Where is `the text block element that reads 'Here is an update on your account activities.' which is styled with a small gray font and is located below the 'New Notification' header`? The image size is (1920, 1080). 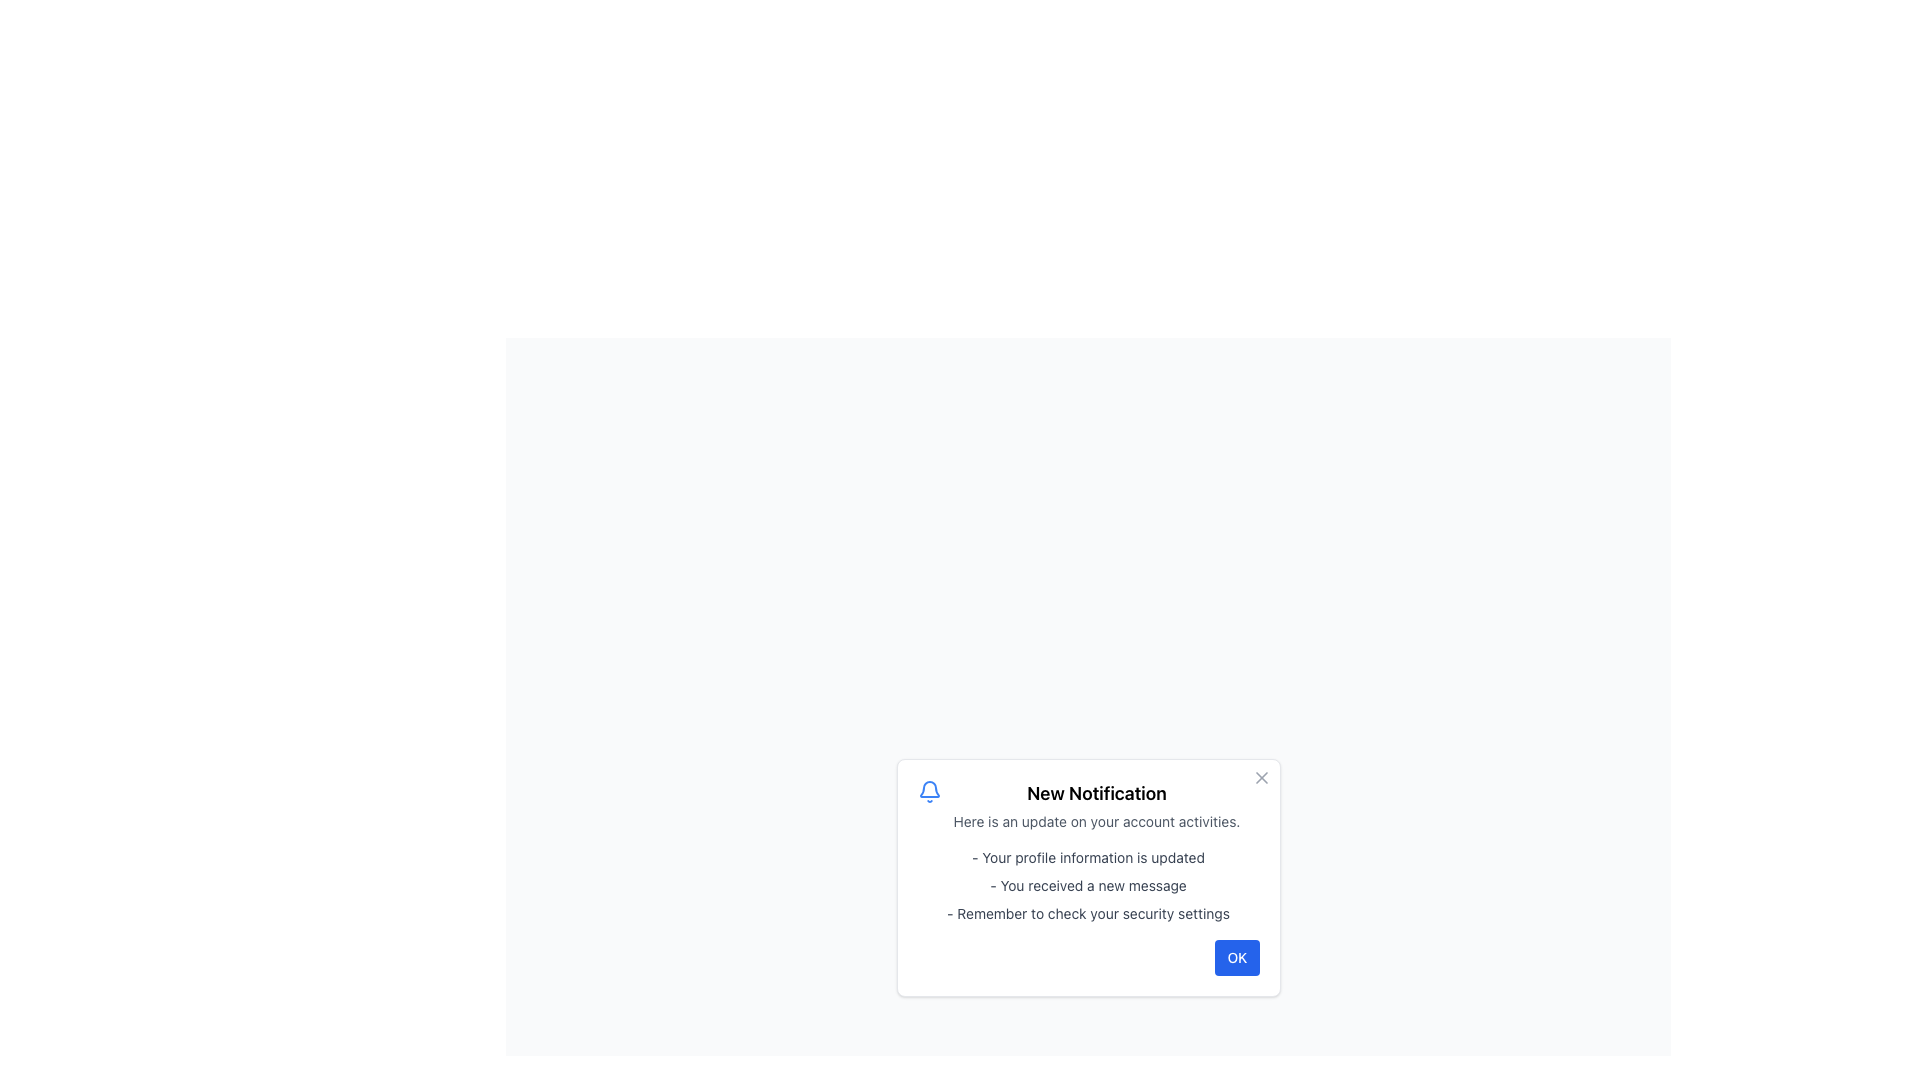 the text block element that reads 'Here is an update on your account activities.' which is styled with a small gray font and is located below the 'New Notification' header is located at coordinates (1095, 821).